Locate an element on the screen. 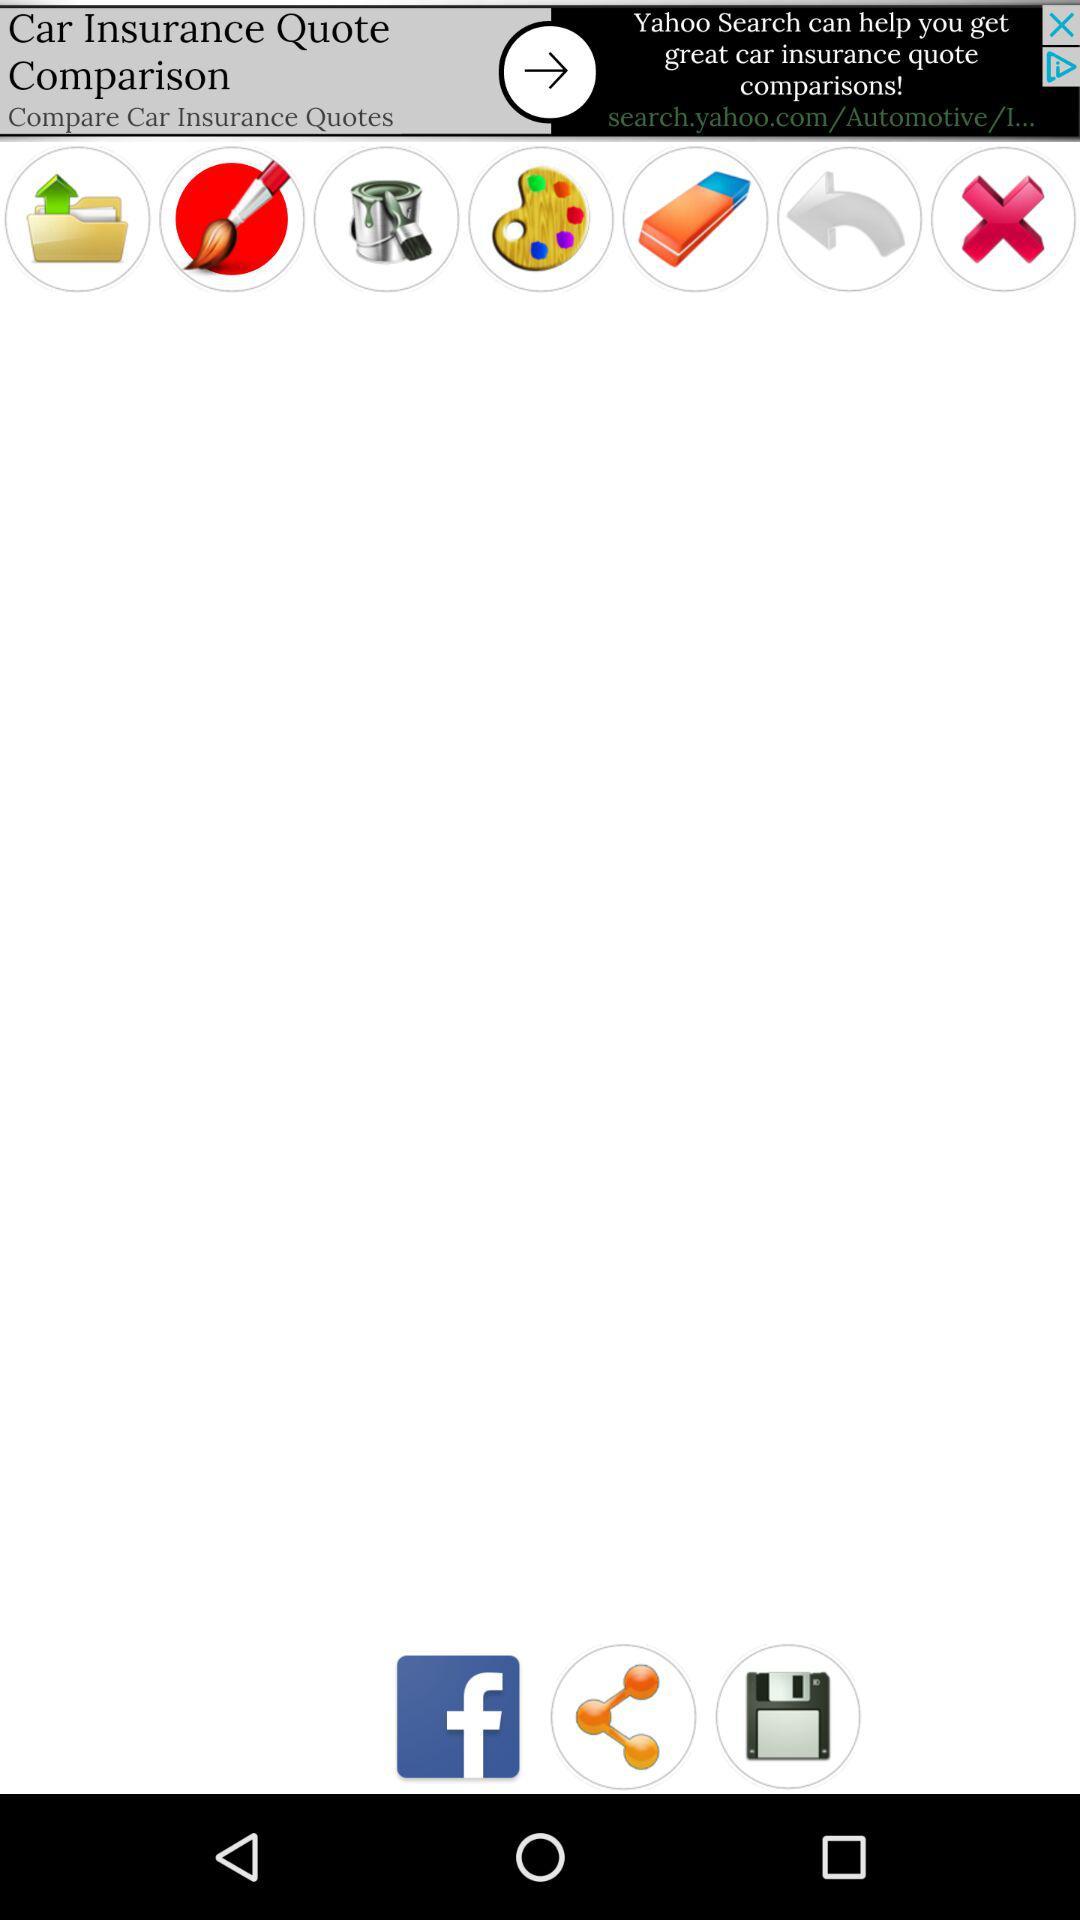 The height and width of the screenshot is (1920, 1080). eraser is located at coordinates (694, 219).